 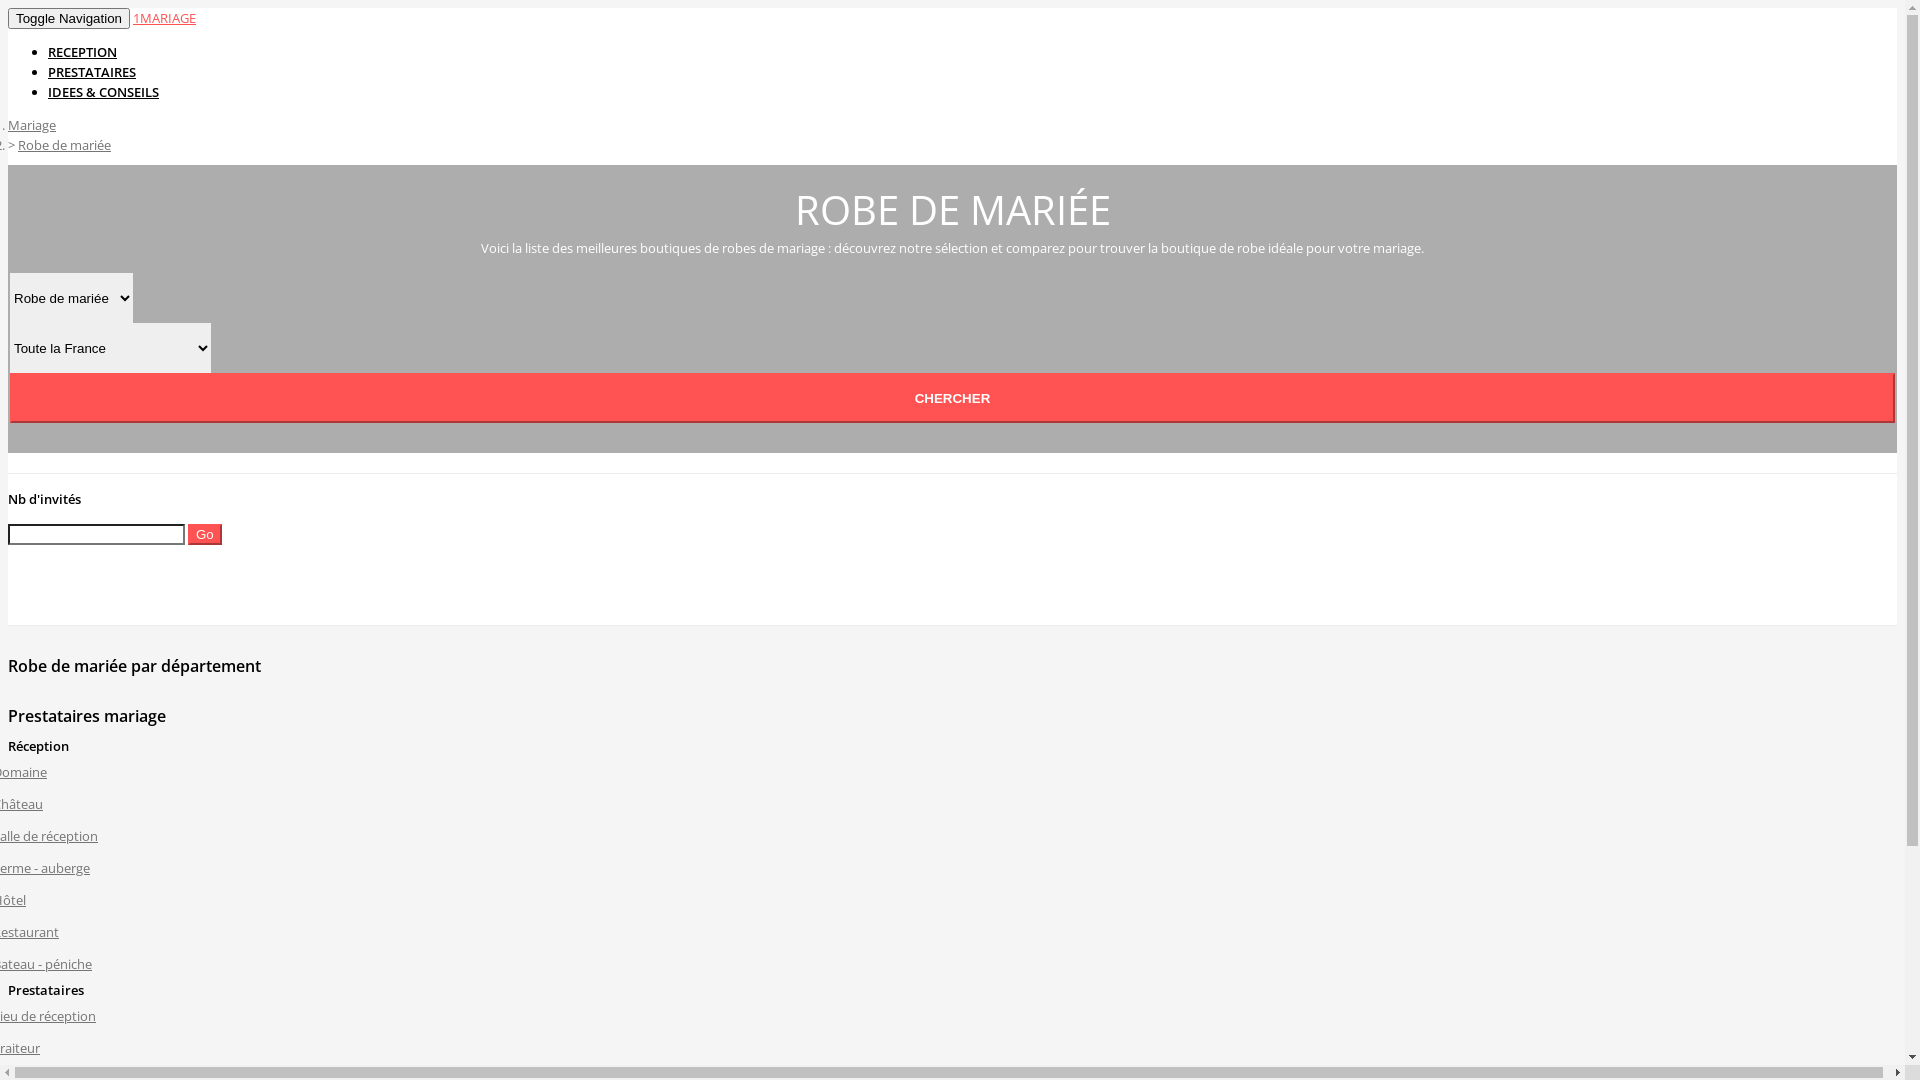 What do you see at coordinates (132, 18) in the screenshot?
I see `'1MARIAGE'` at bounding box center [132, 18].